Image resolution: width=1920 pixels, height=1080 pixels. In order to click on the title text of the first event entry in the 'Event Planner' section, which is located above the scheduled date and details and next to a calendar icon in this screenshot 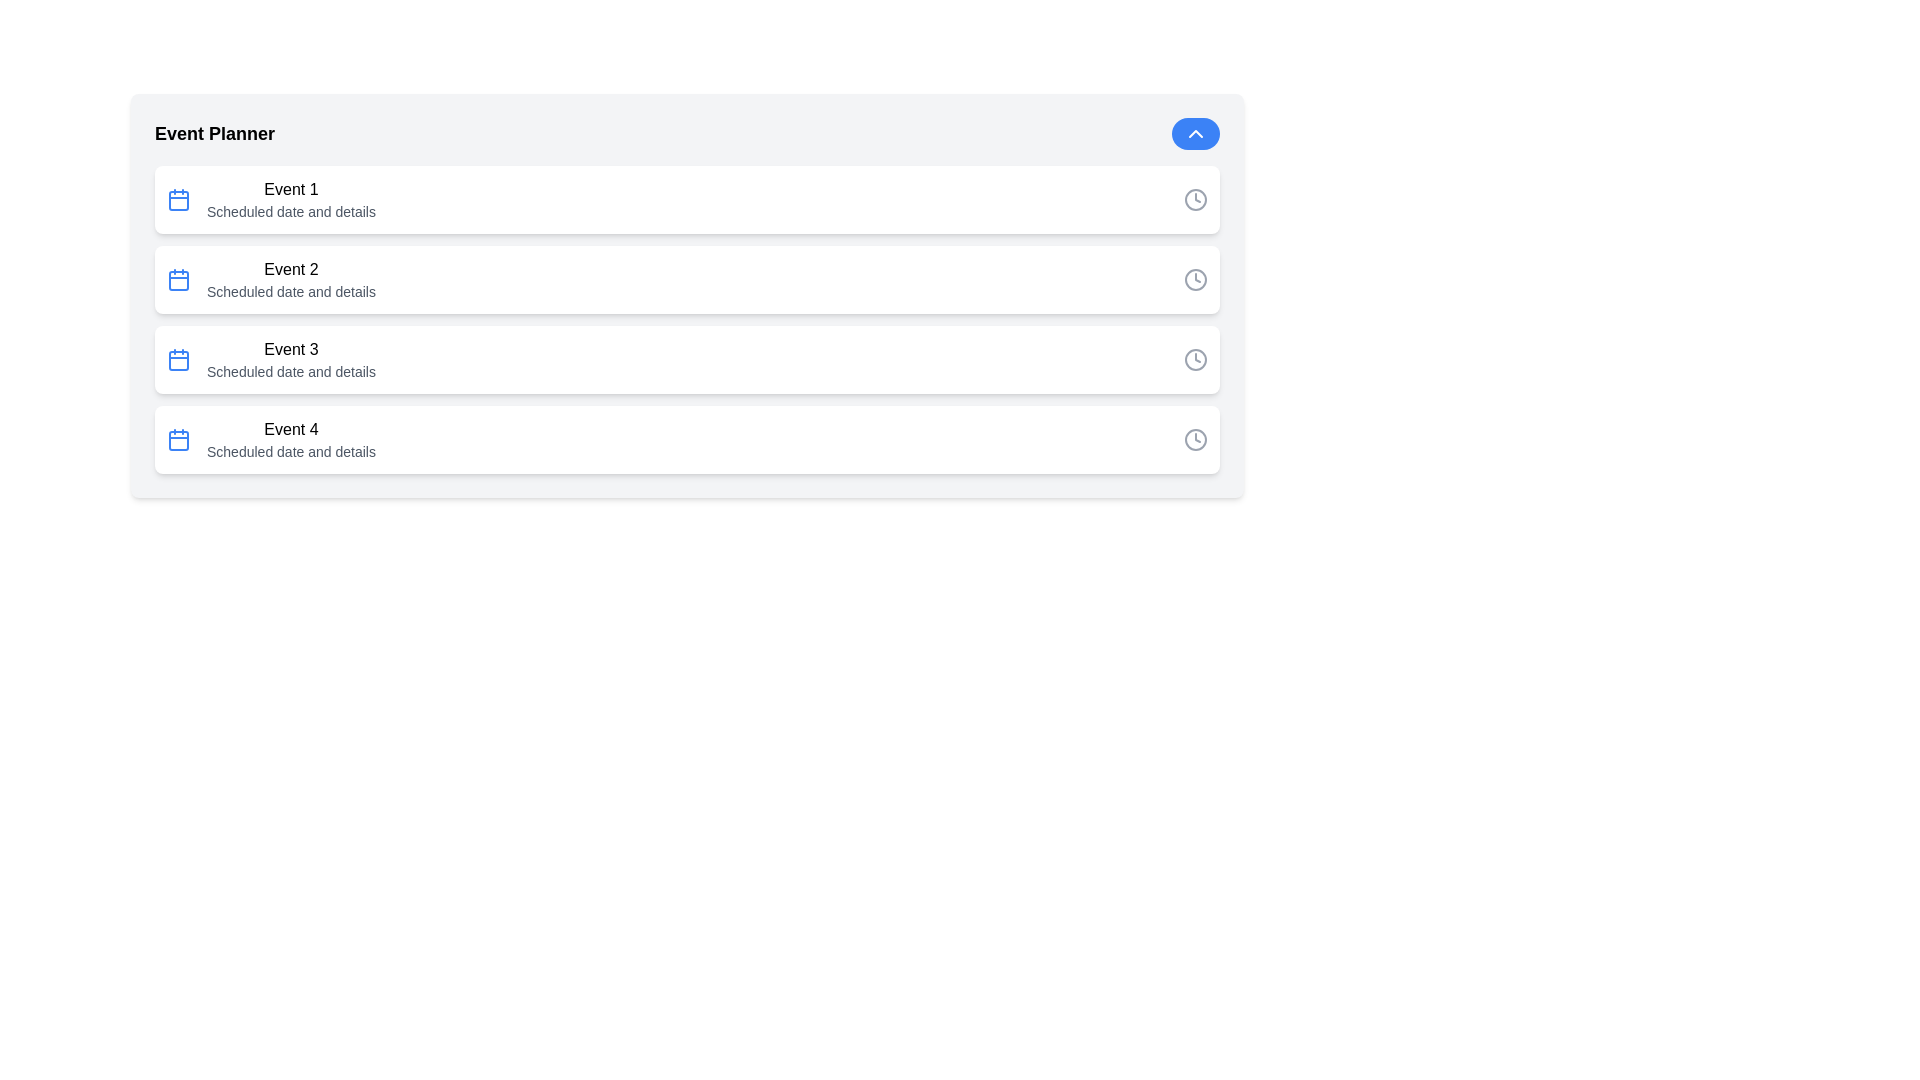, I will do `click(290, 189)`.